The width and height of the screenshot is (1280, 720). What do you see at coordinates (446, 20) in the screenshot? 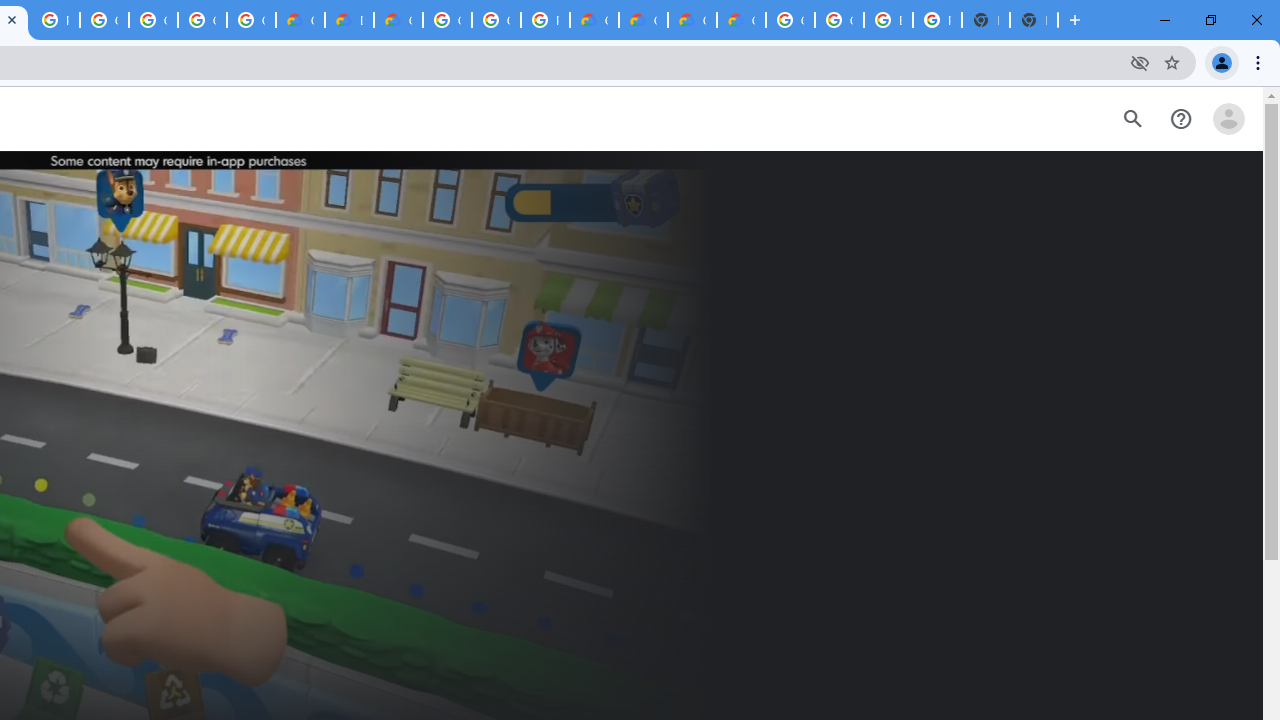
I see `'Google Cloud Platform'` at bounding box center [446, 20].